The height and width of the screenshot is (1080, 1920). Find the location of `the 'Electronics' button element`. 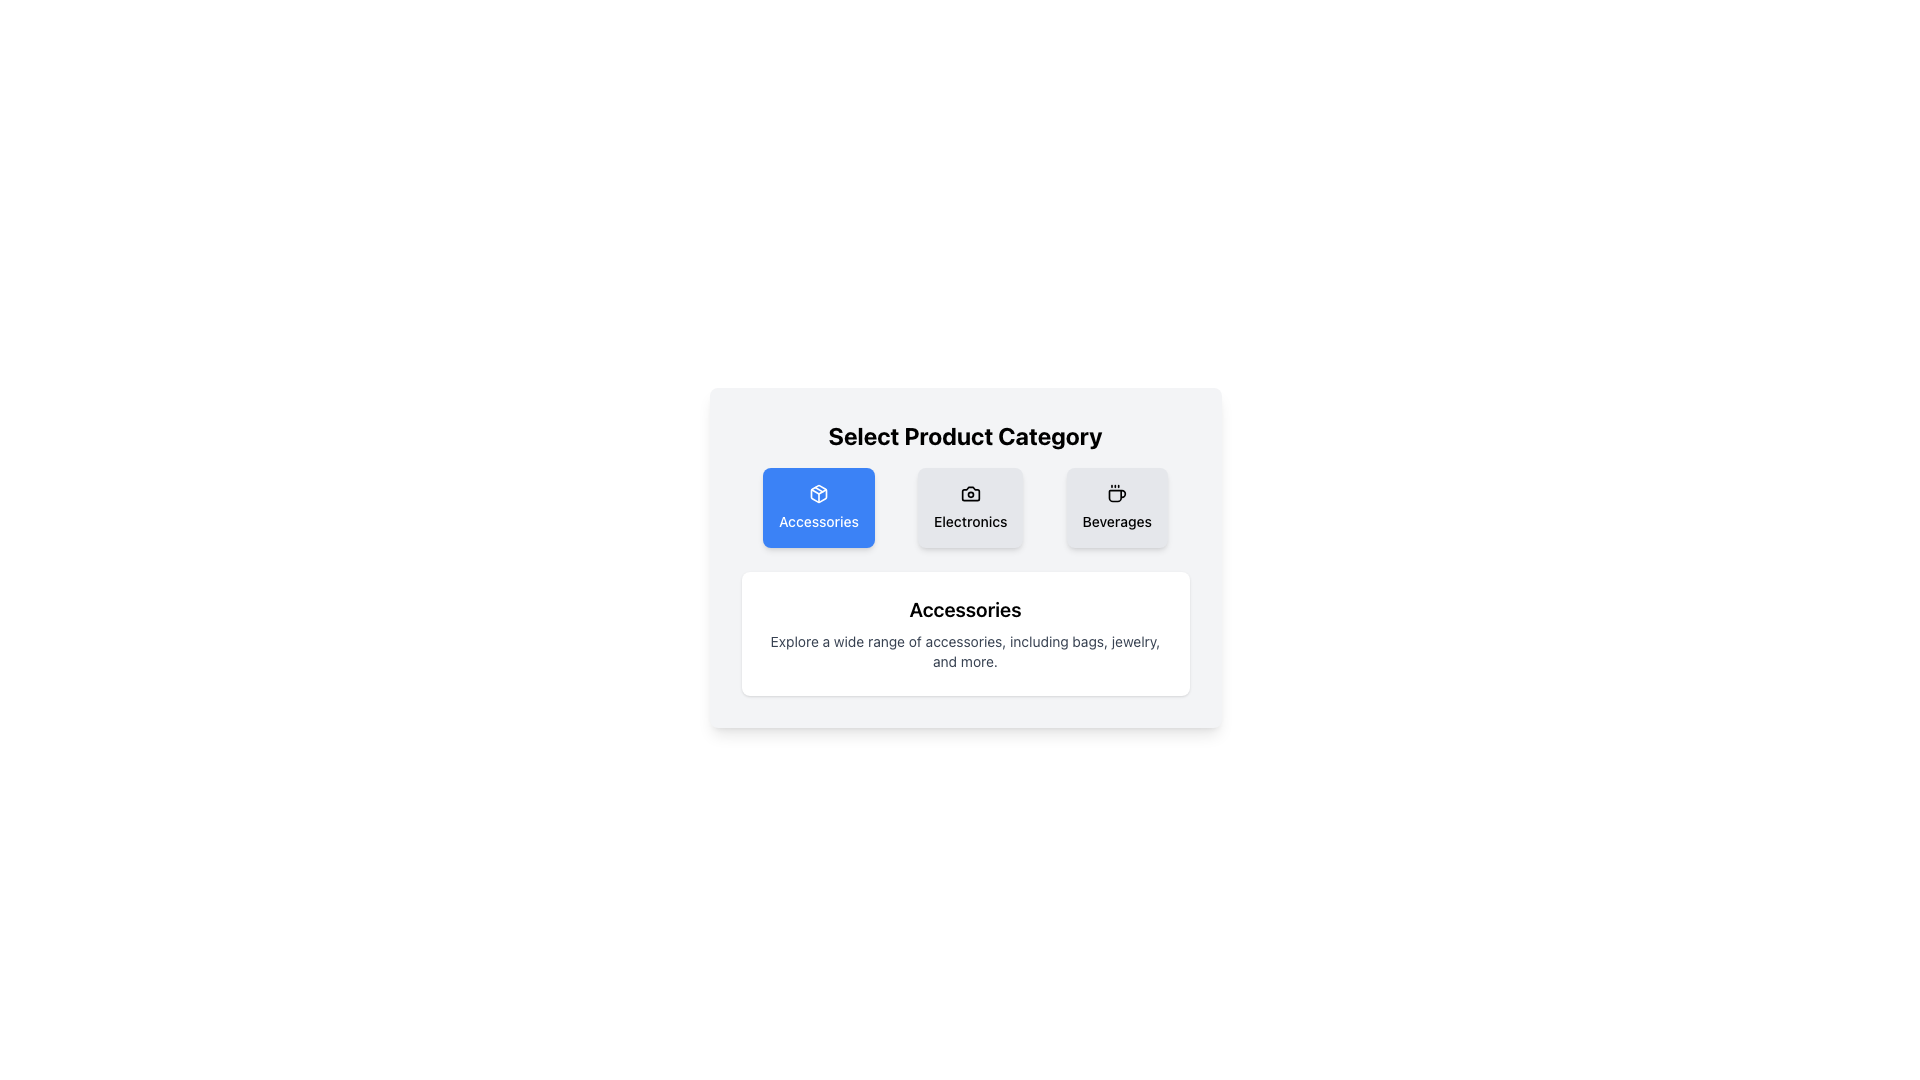

the 'Electronics' button element is located at coordinates (965, 507).